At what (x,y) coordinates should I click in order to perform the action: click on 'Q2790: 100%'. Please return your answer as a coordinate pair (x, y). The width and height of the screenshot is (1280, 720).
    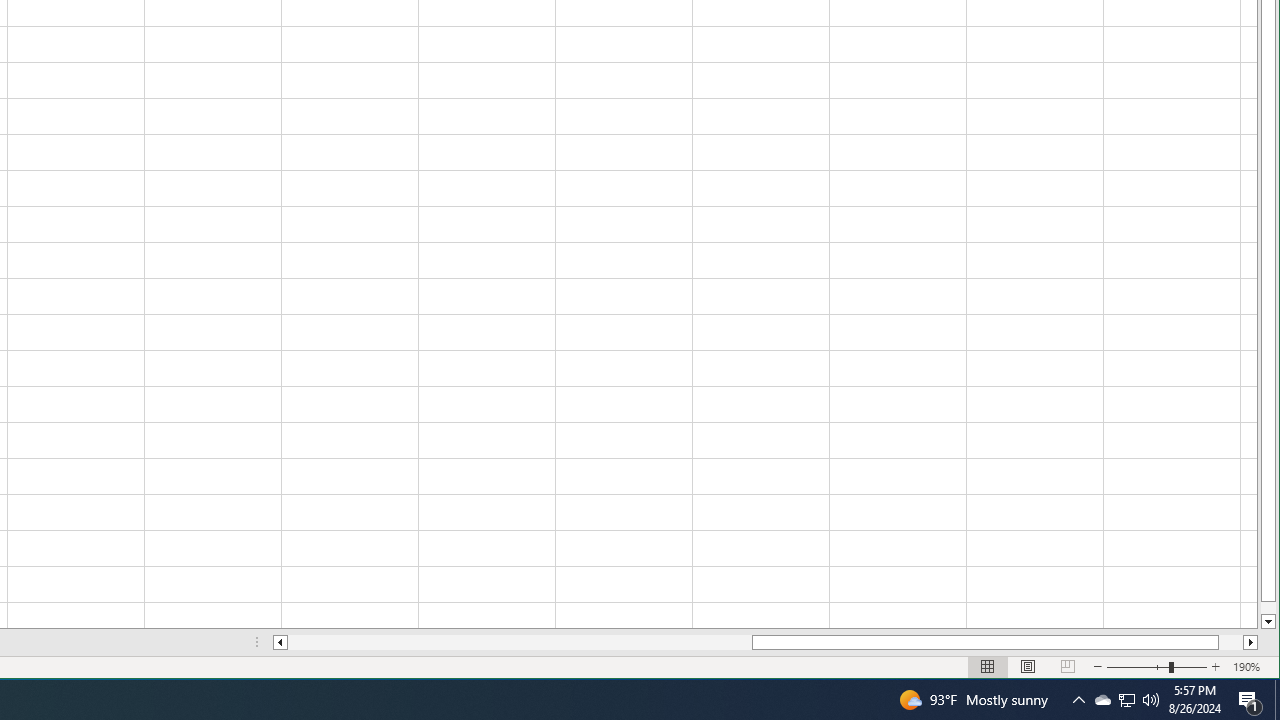
    Looking at the image, I should click on (1127, 698).